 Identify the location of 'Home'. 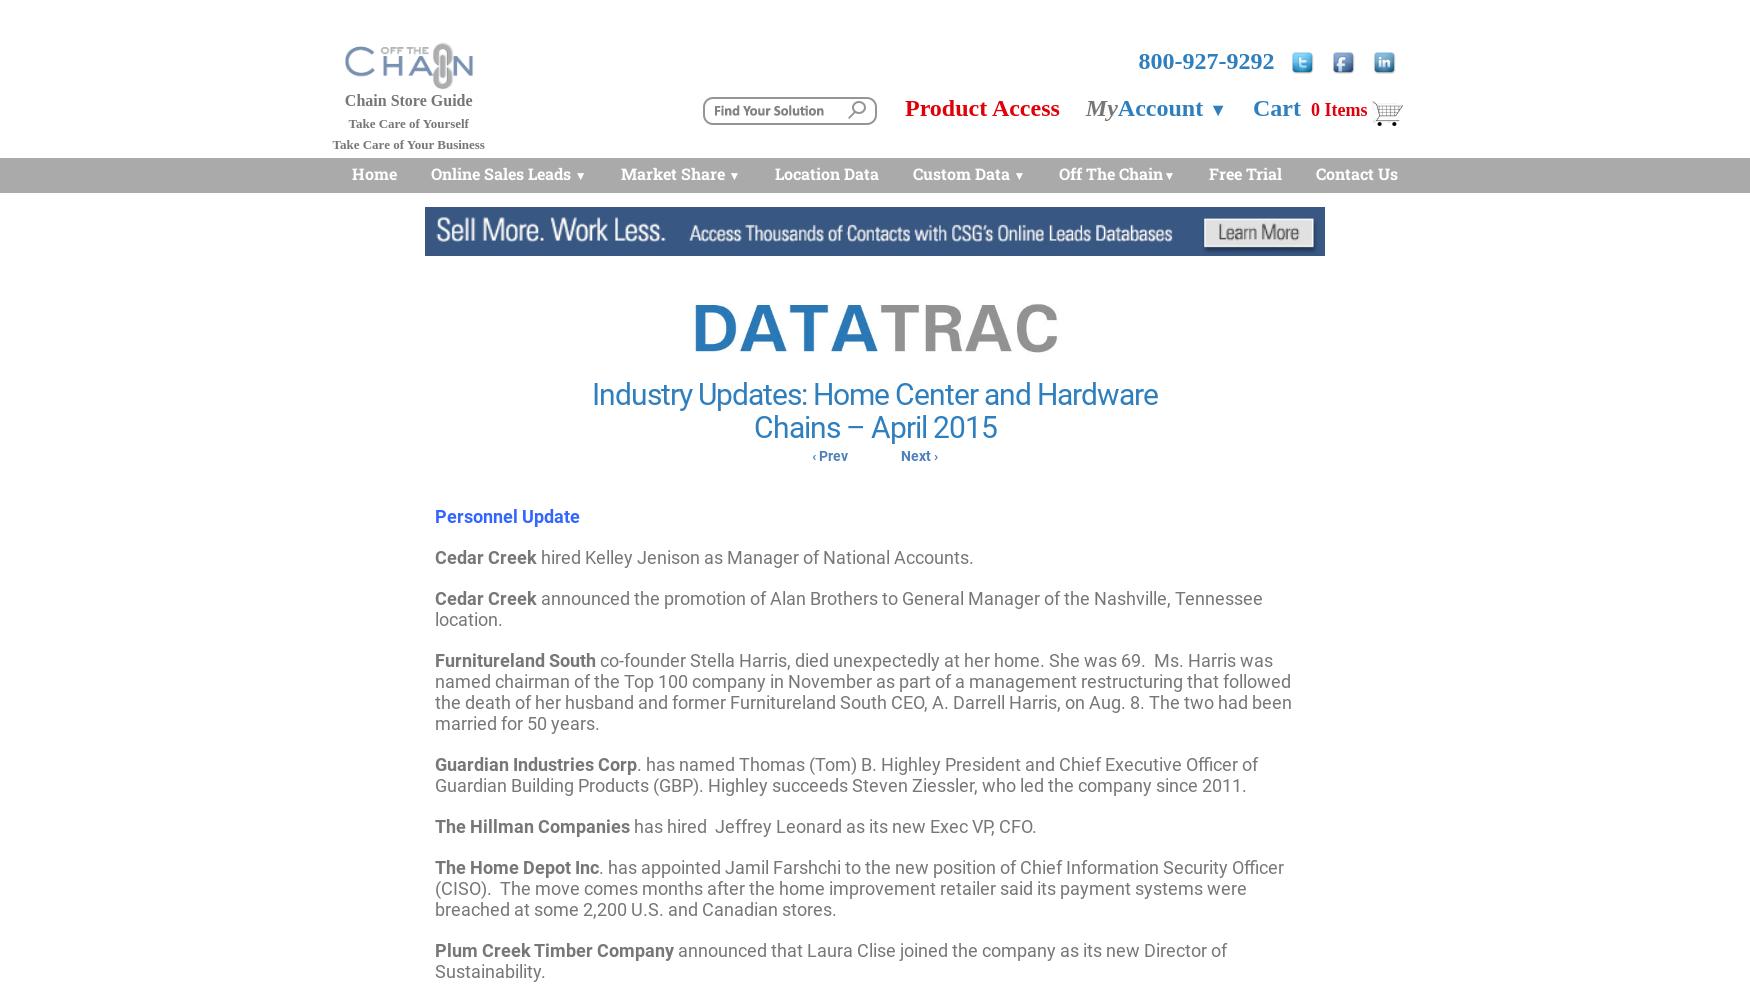
(373, 173).